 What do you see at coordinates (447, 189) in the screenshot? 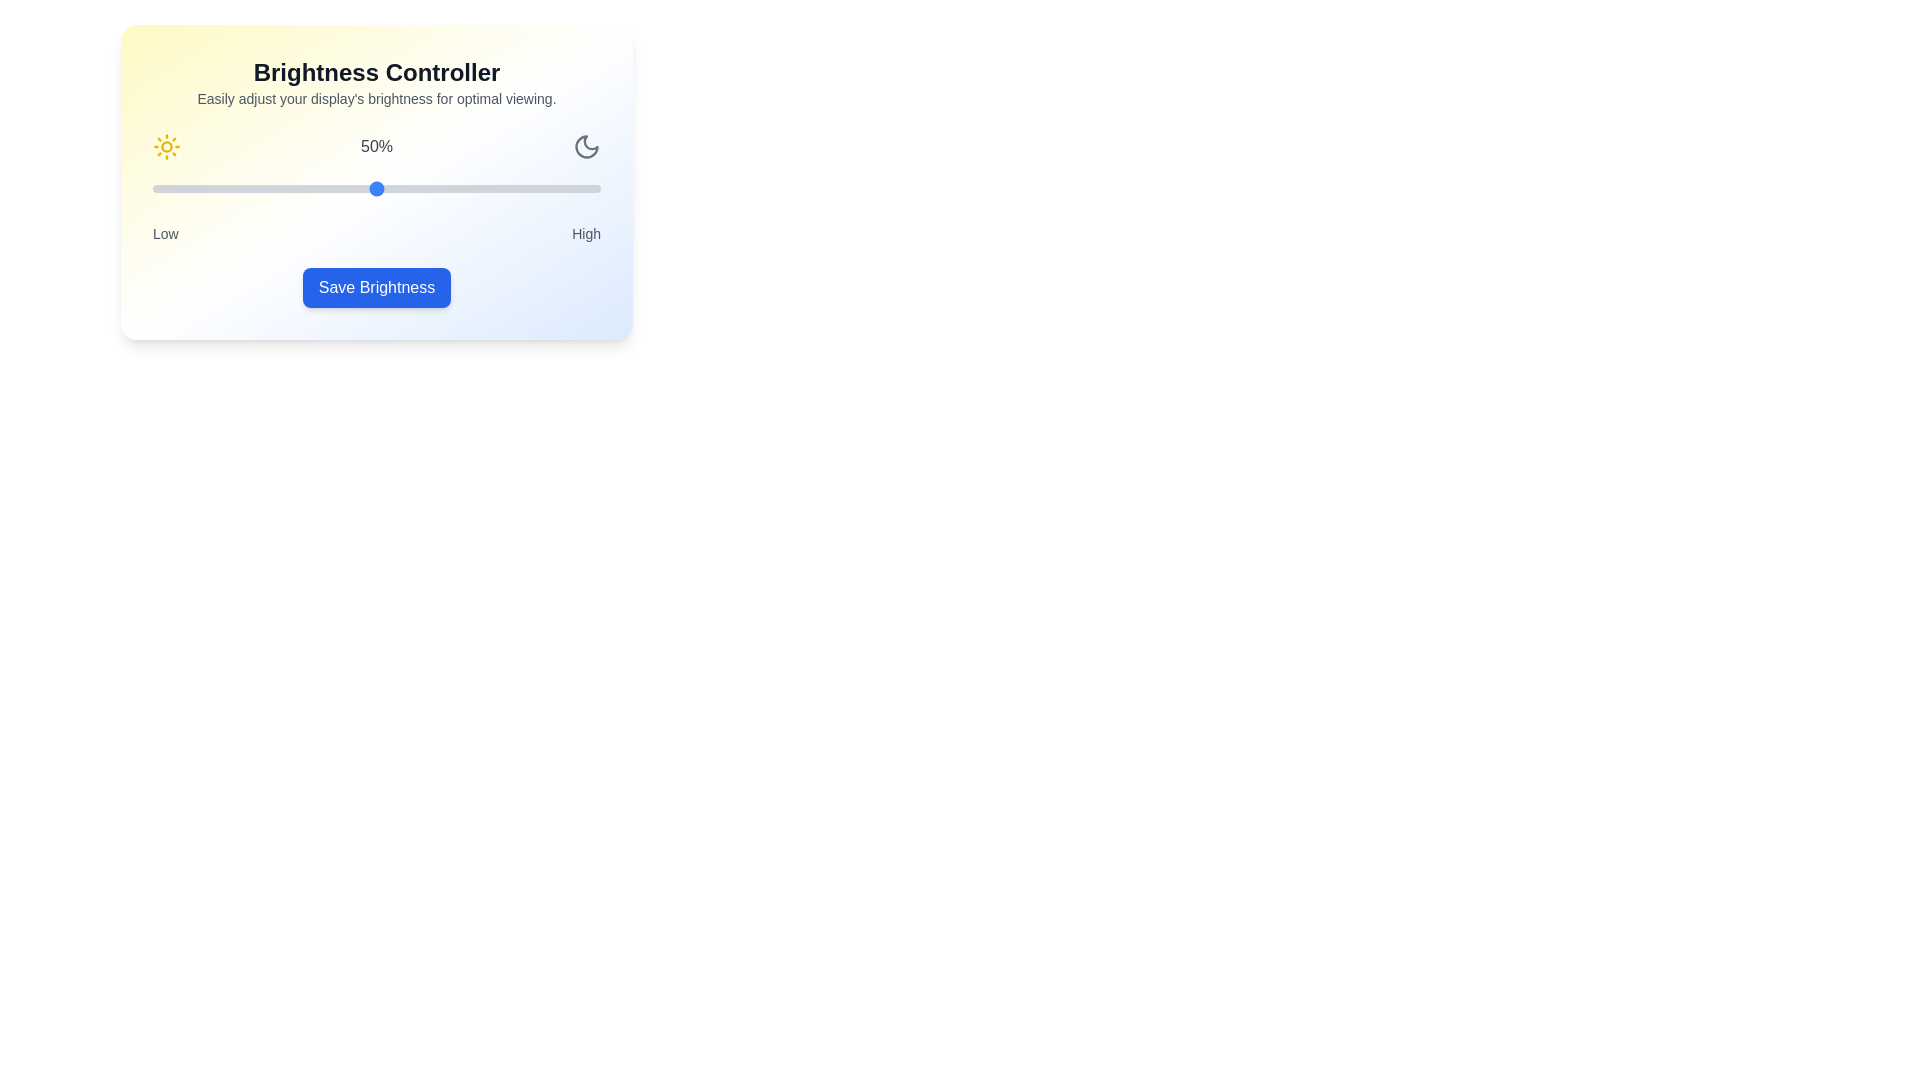
I see `the brightness slider to 66%` at bounding box center [447, 189].